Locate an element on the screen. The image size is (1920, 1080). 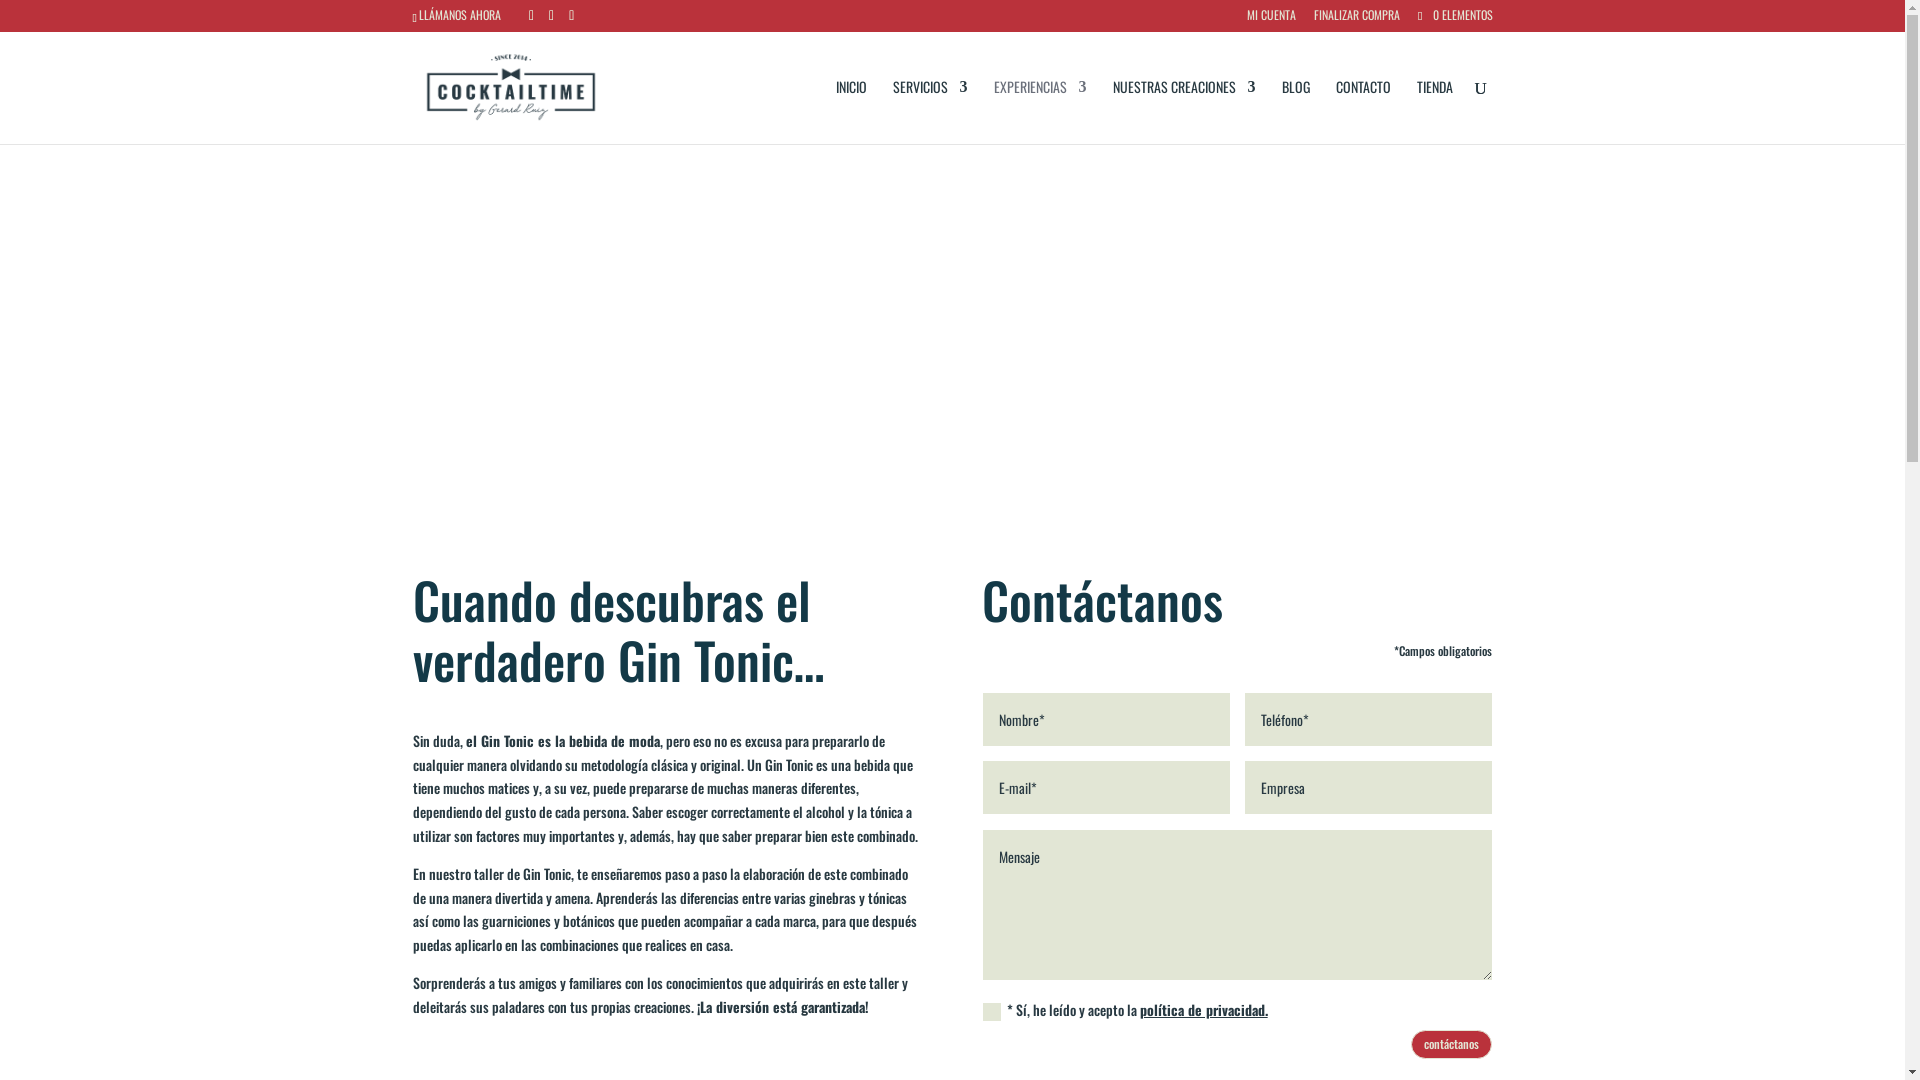
'CONTACTO' is located at coordinates (1362, 111).